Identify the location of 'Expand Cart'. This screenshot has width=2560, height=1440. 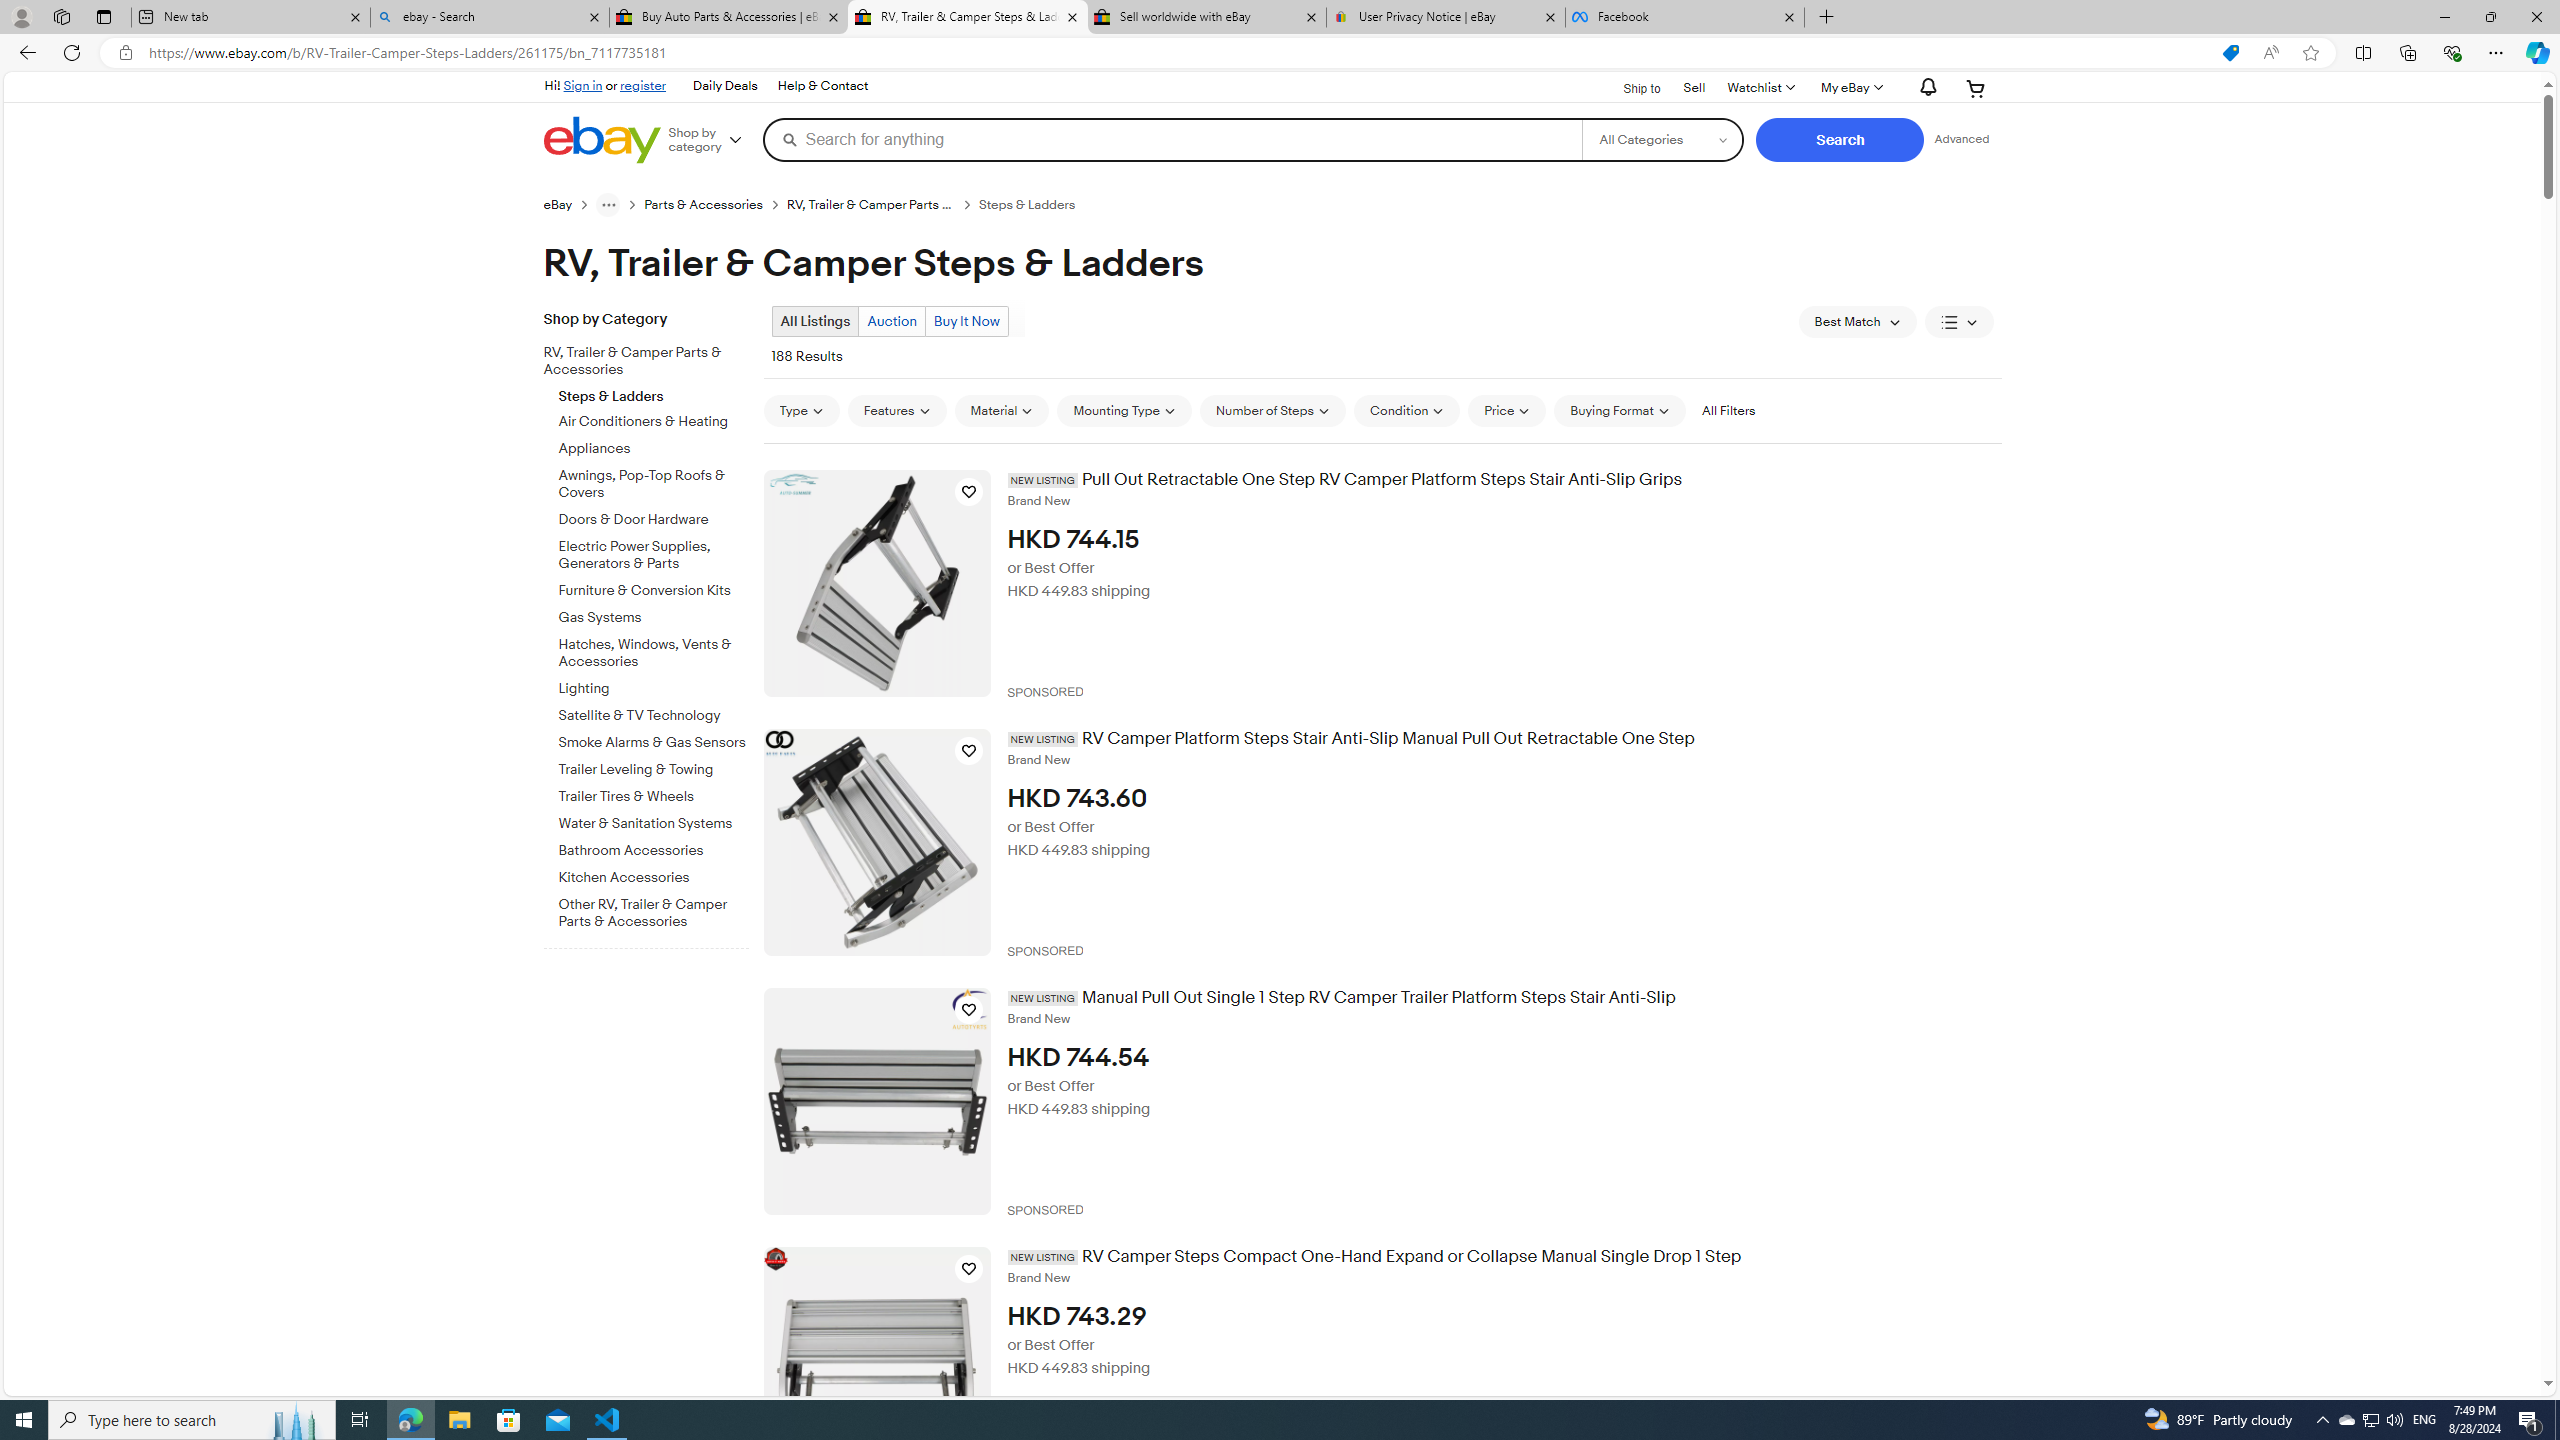
(1976, 87).